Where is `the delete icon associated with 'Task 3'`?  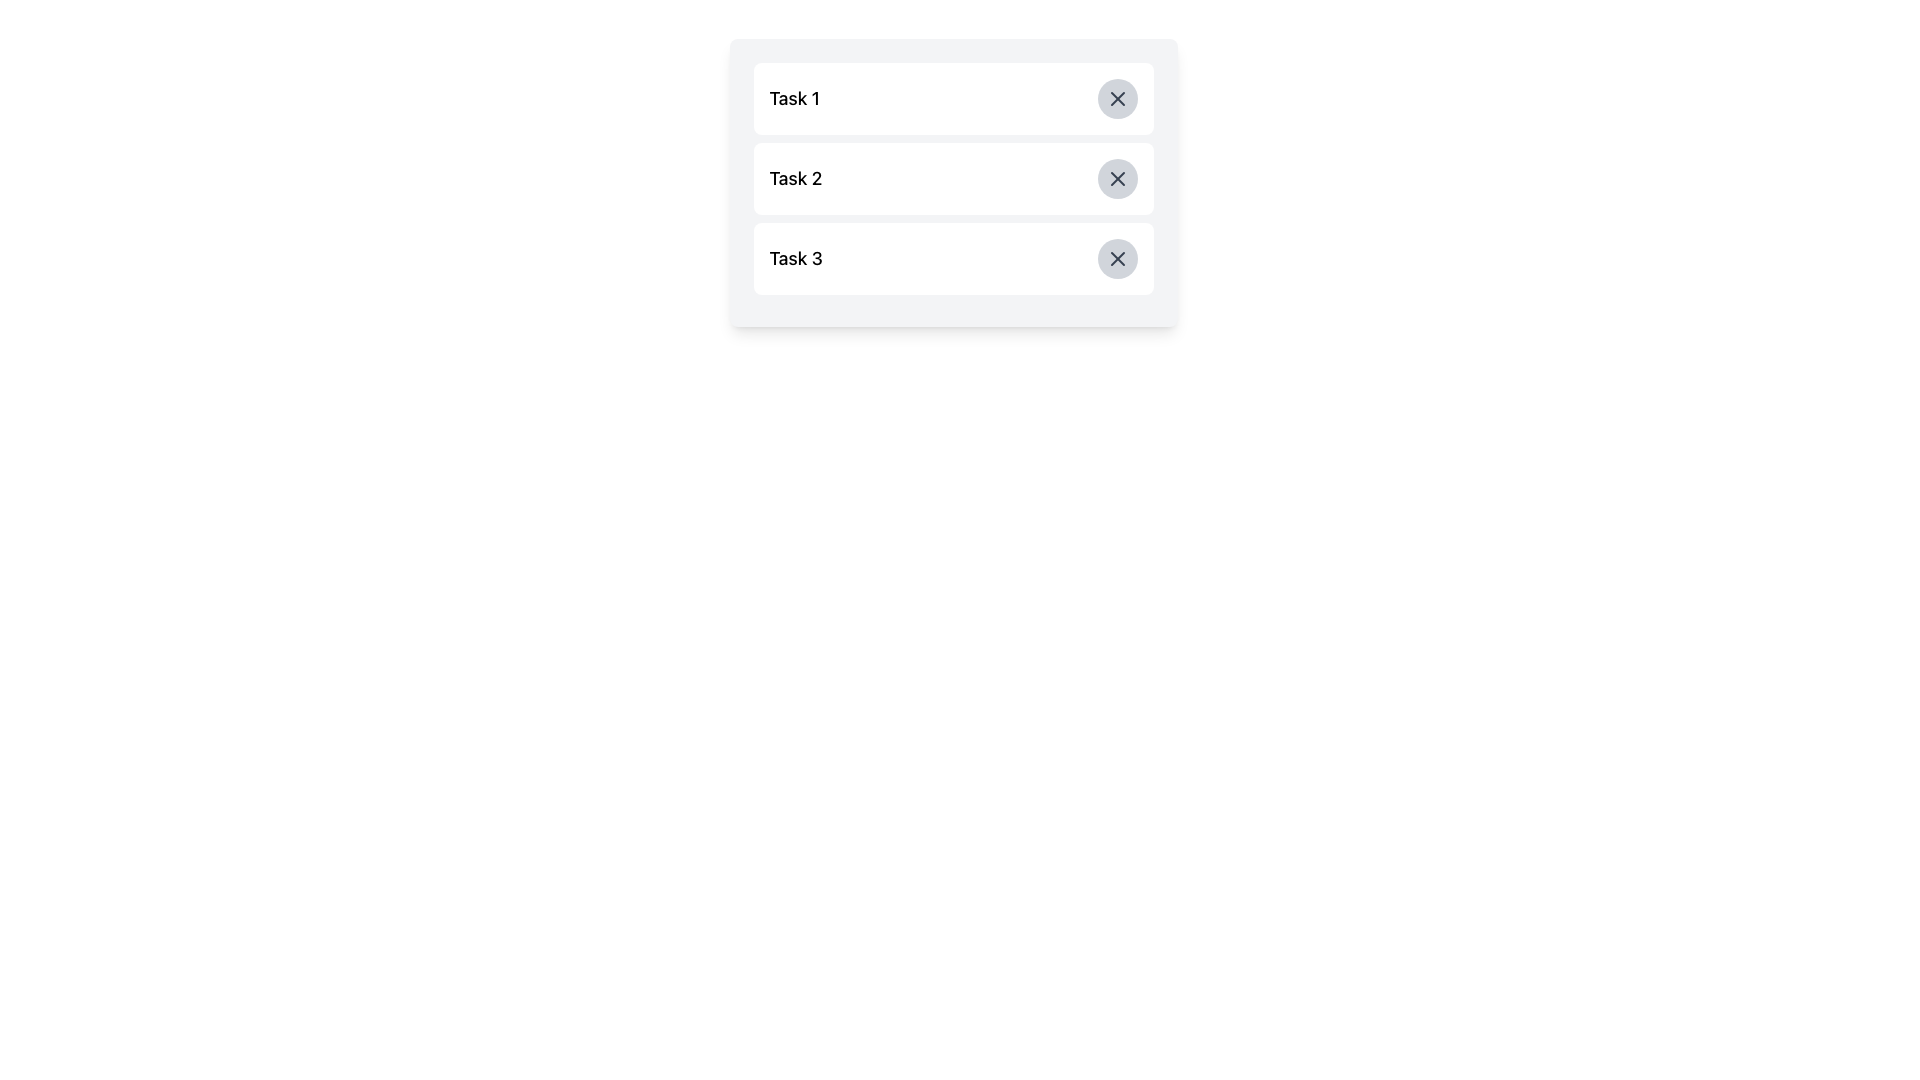 the delete icon associated with 'Task 3' is located at coordinates (1116, 257).